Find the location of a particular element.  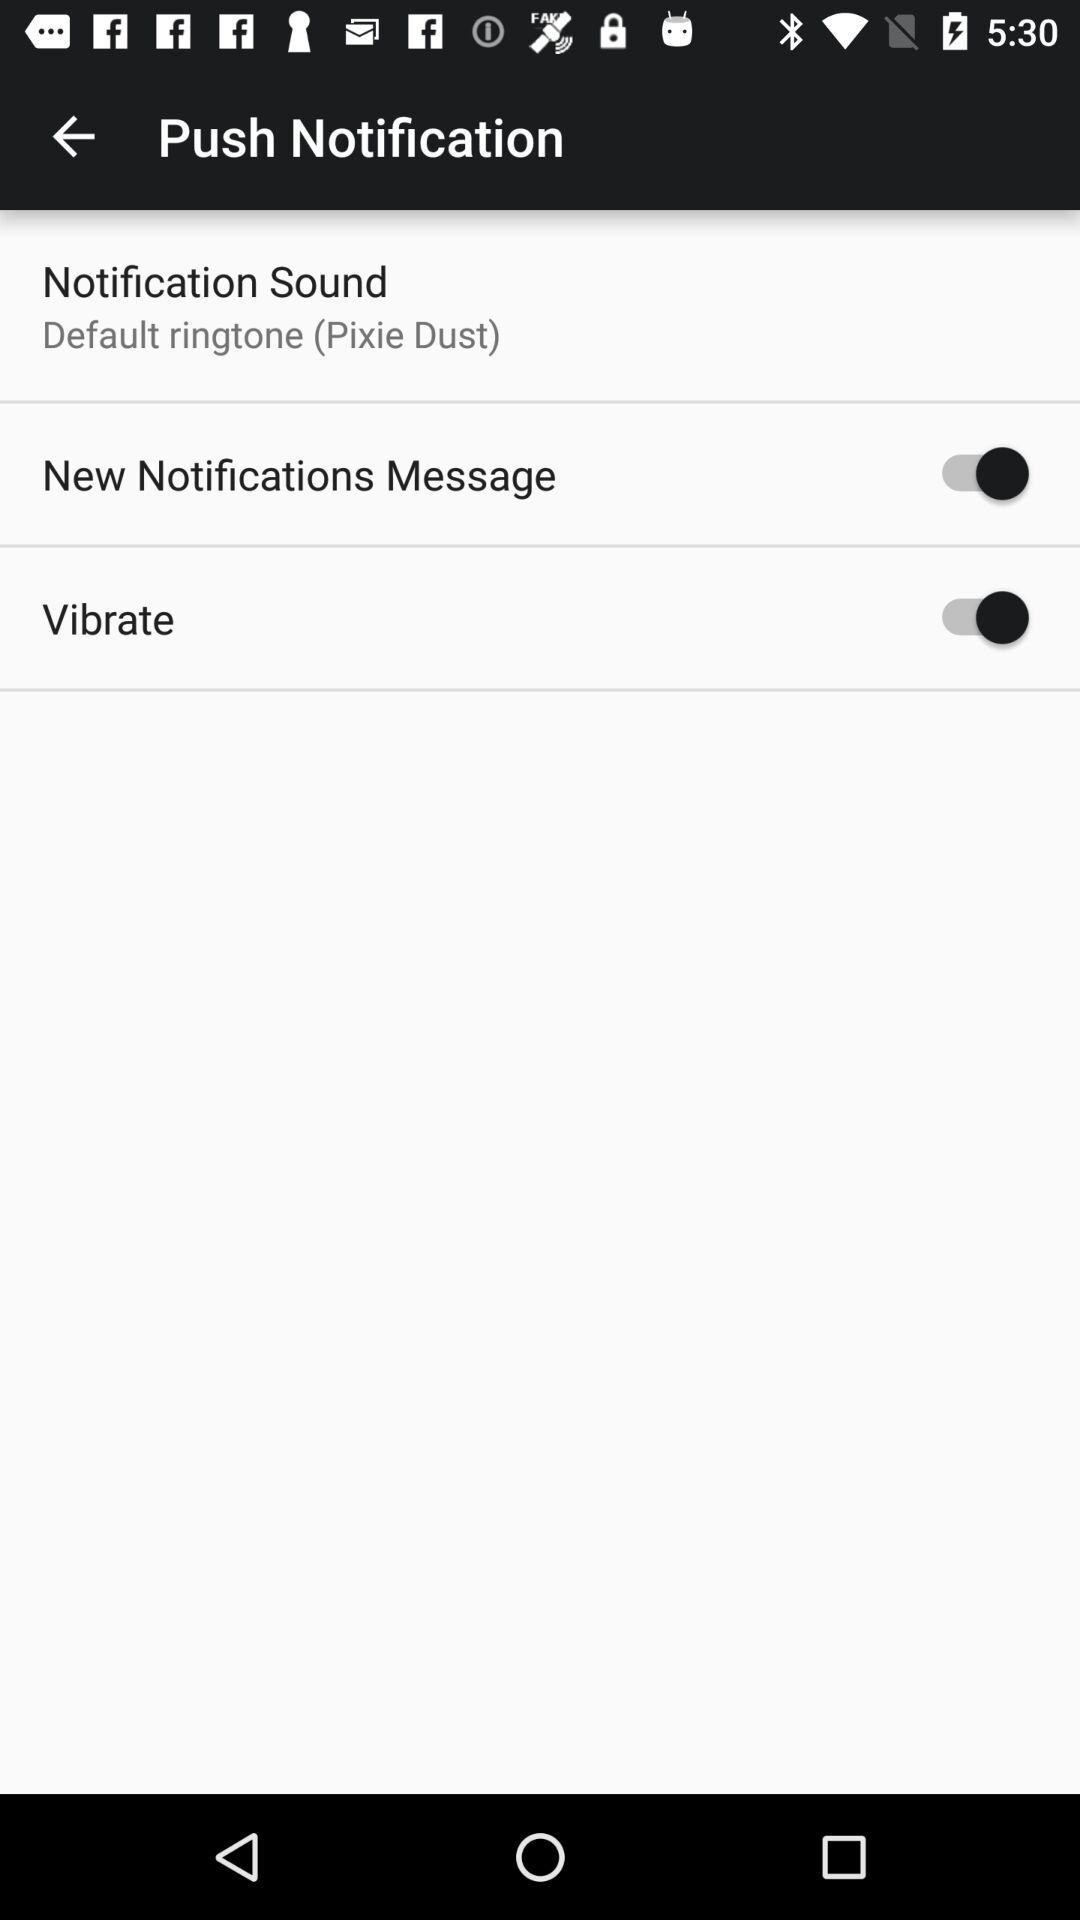

item above the vibrate icon is located at coordinates (299, 473).